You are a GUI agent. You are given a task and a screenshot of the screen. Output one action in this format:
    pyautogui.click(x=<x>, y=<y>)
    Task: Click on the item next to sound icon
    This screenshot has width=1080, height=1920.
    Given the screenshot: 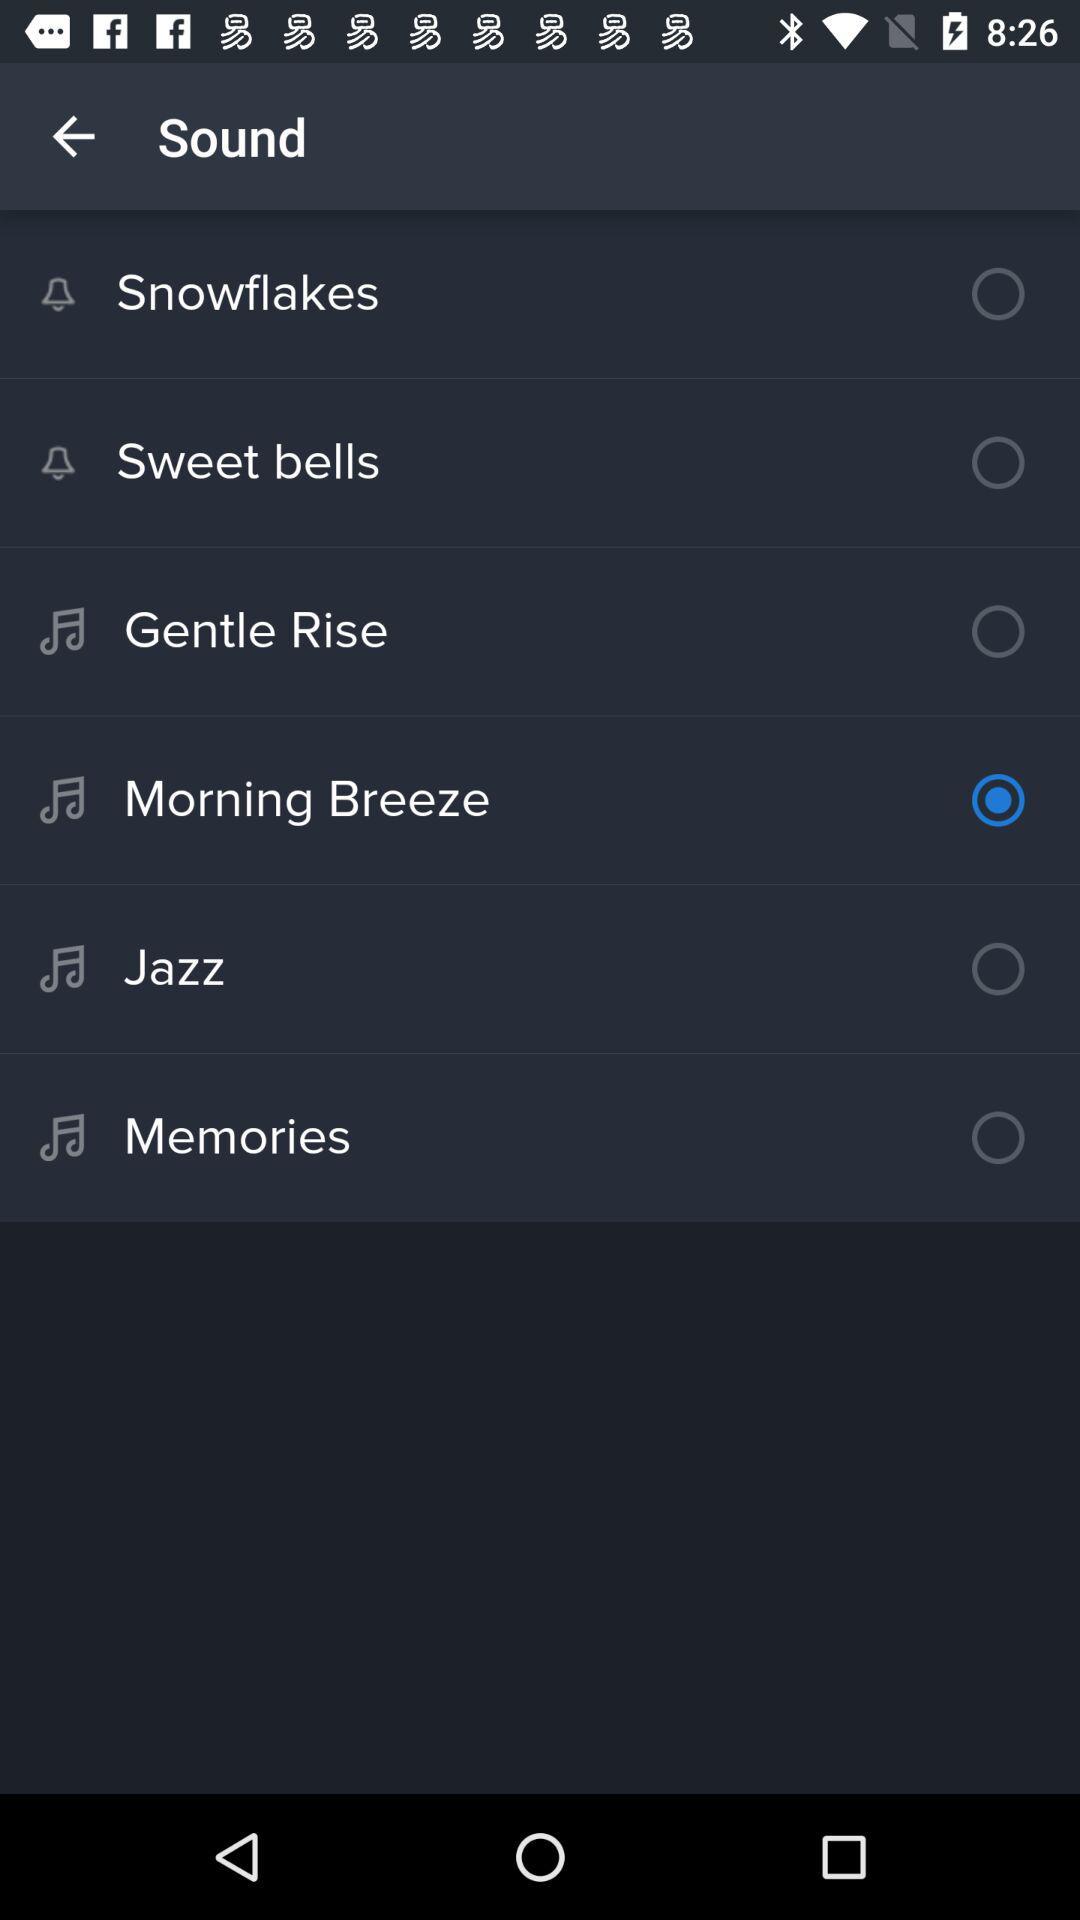 What is the action you would take?
    pyautogui.click(x=72, y=135)
    